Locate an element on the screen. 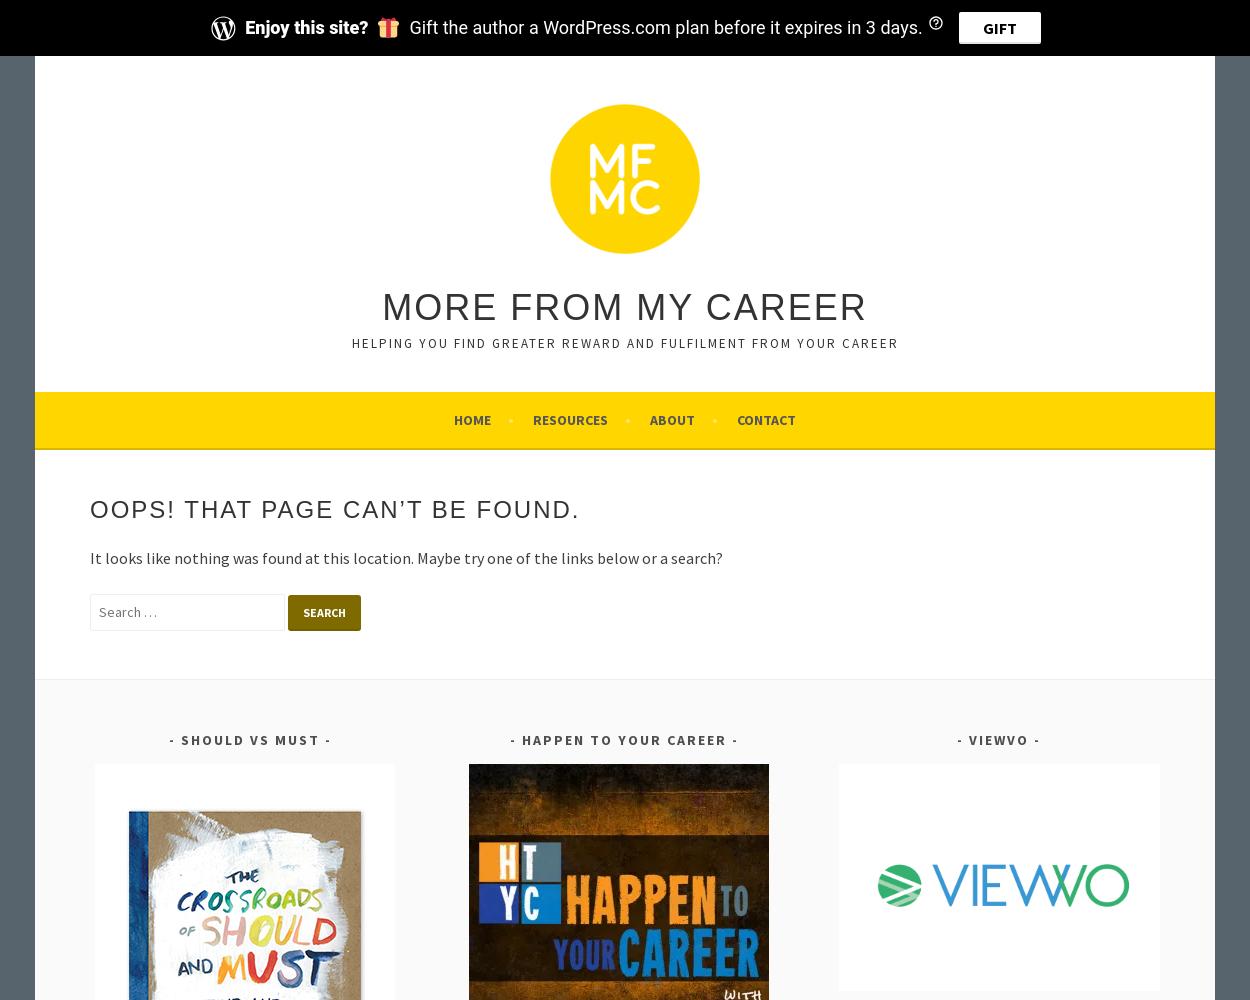 This screenshot has width=1250, height=1000. 'ViewVo' is located at coordinates (998, 739).